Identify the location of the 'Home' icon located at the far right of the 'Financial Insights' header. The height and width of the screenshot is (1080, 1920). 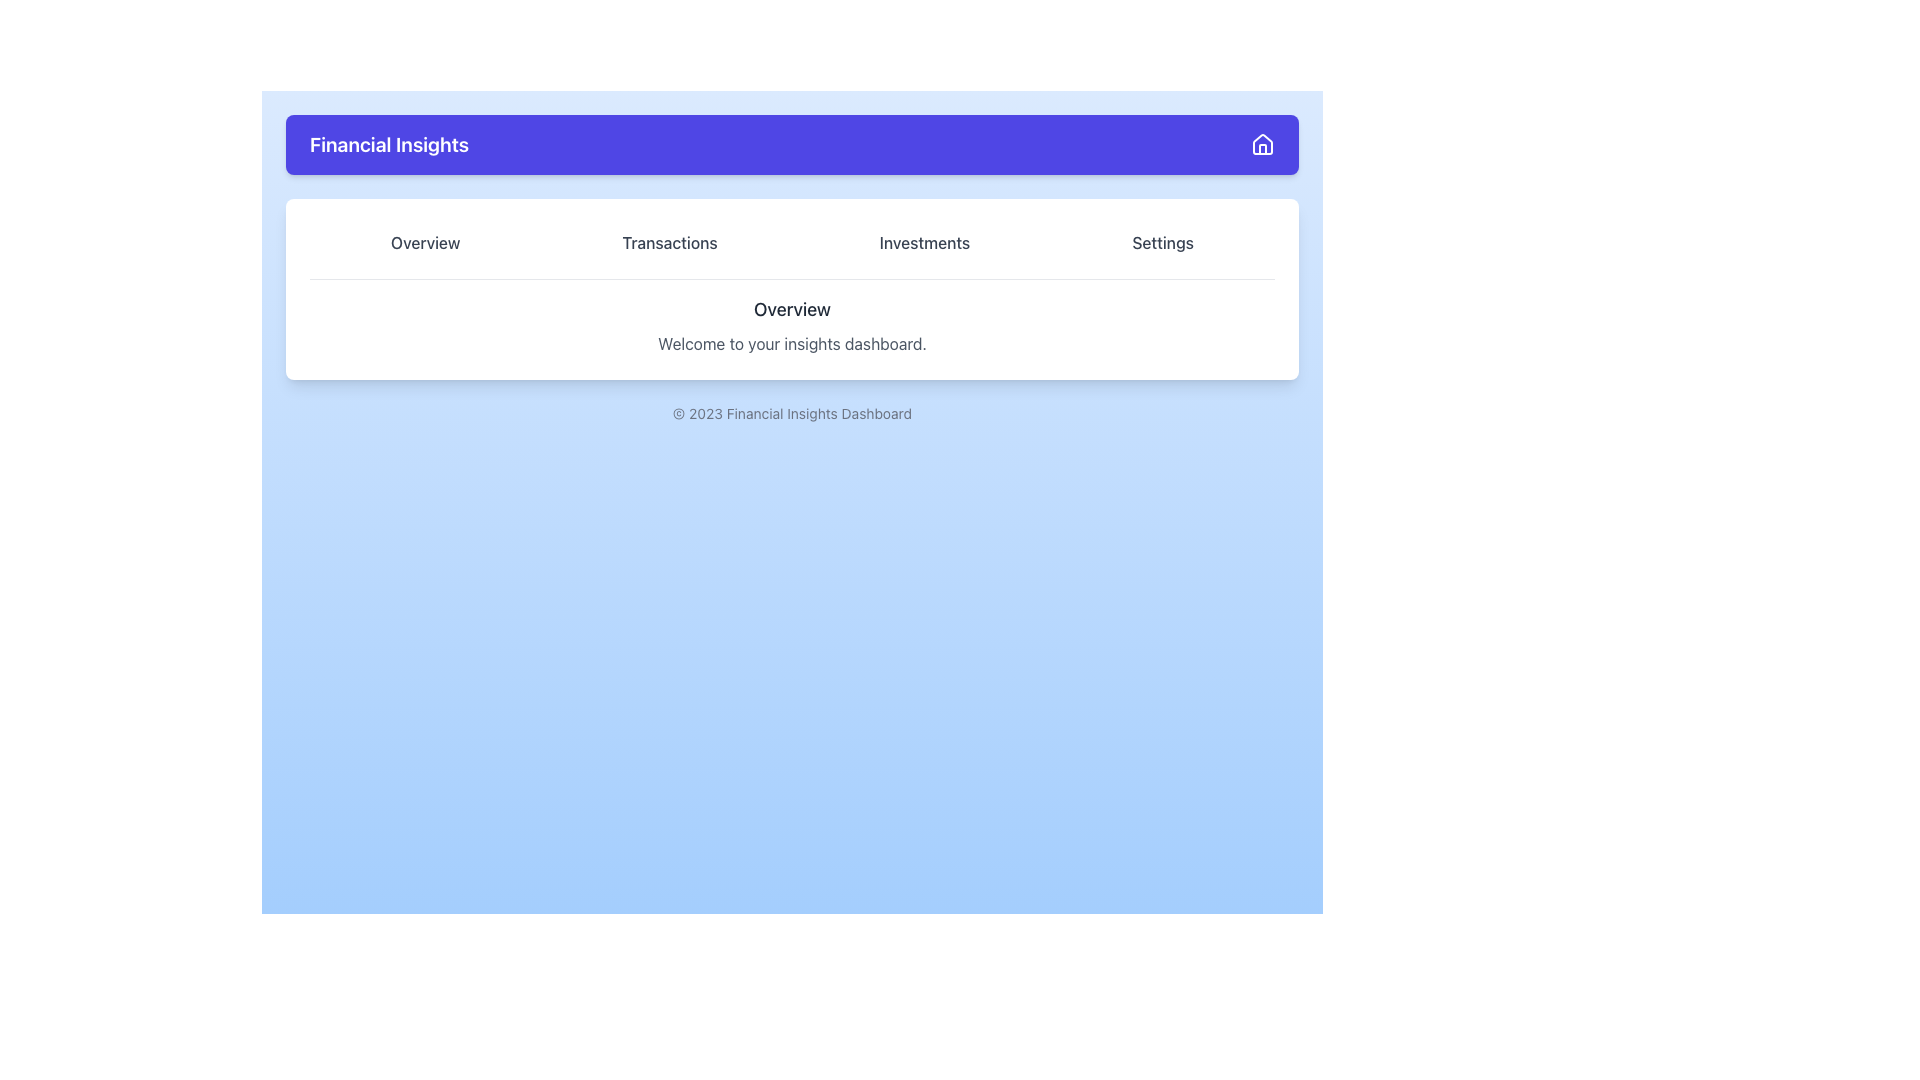
(1261, 144).